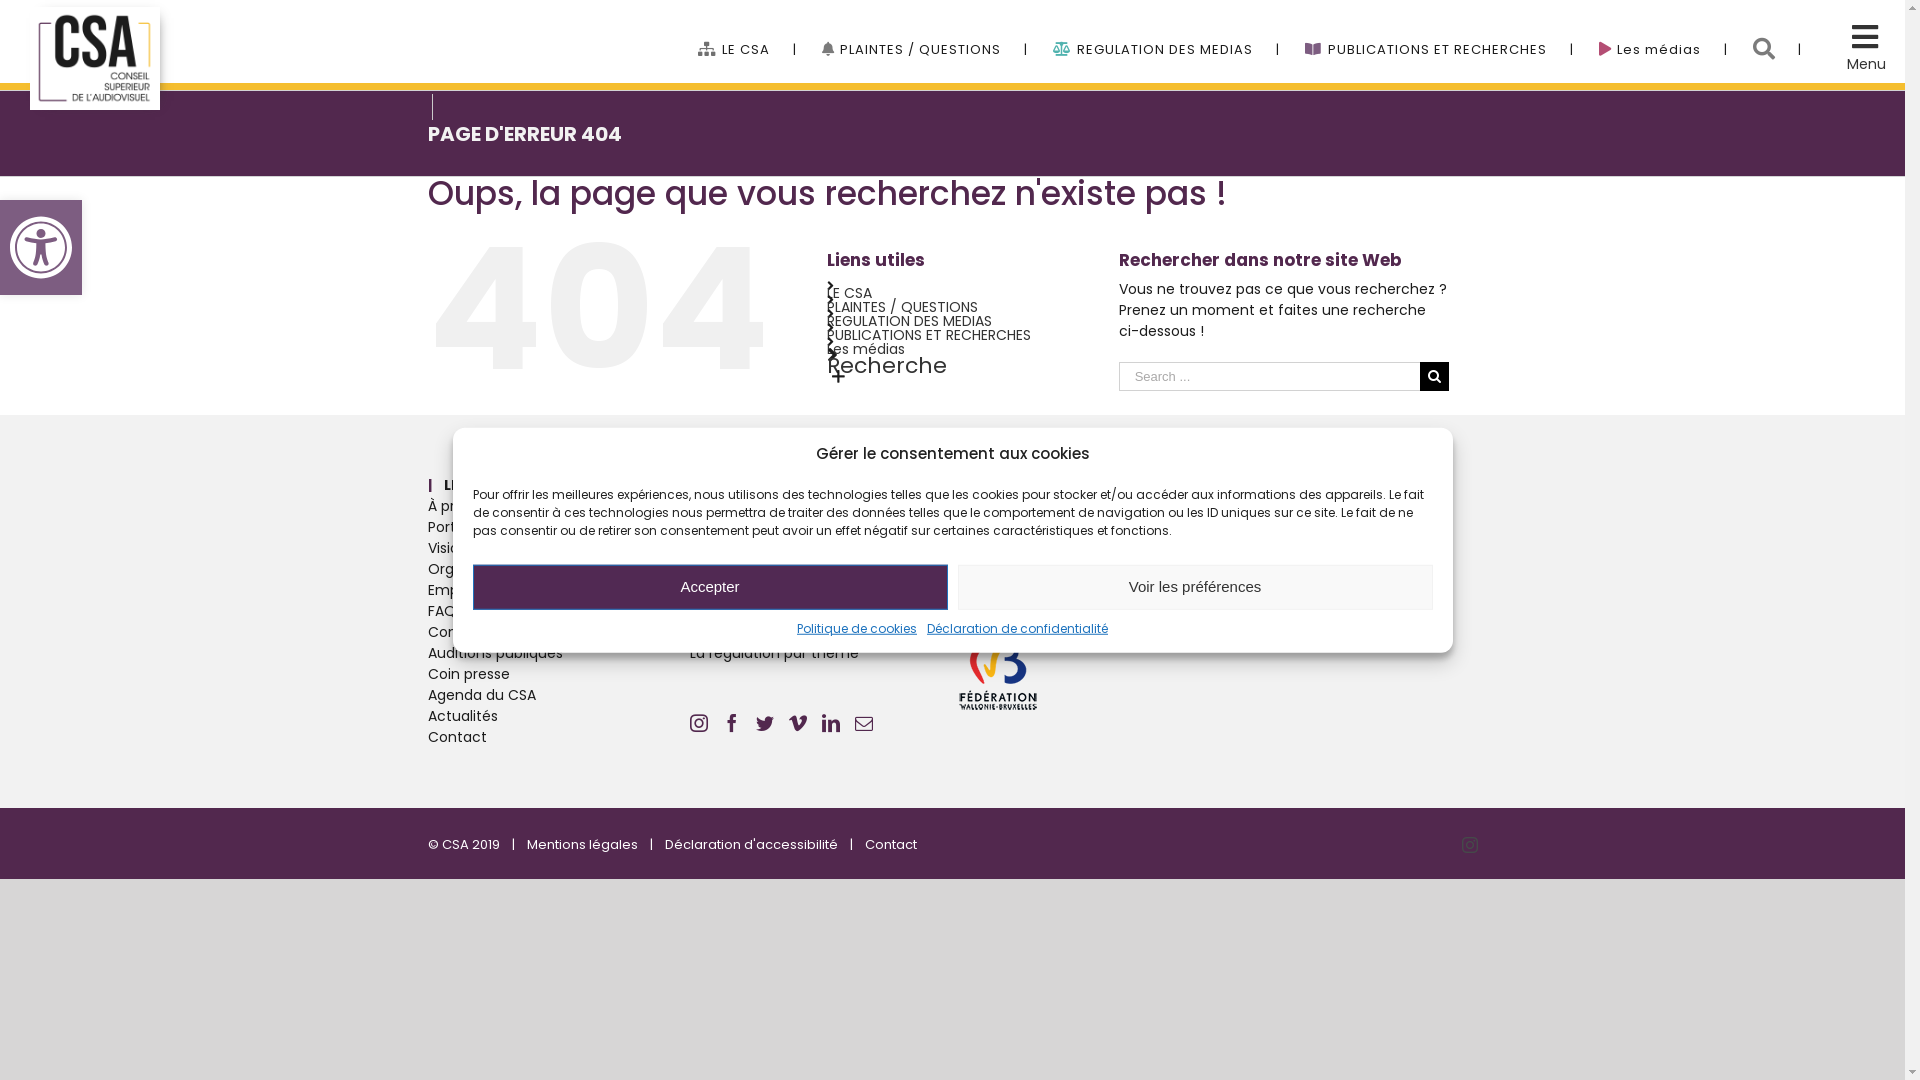  What do you see at coordinates (825, 365) in the screenshot?
I see `'Recherche'` at bounding box center [825, 365].